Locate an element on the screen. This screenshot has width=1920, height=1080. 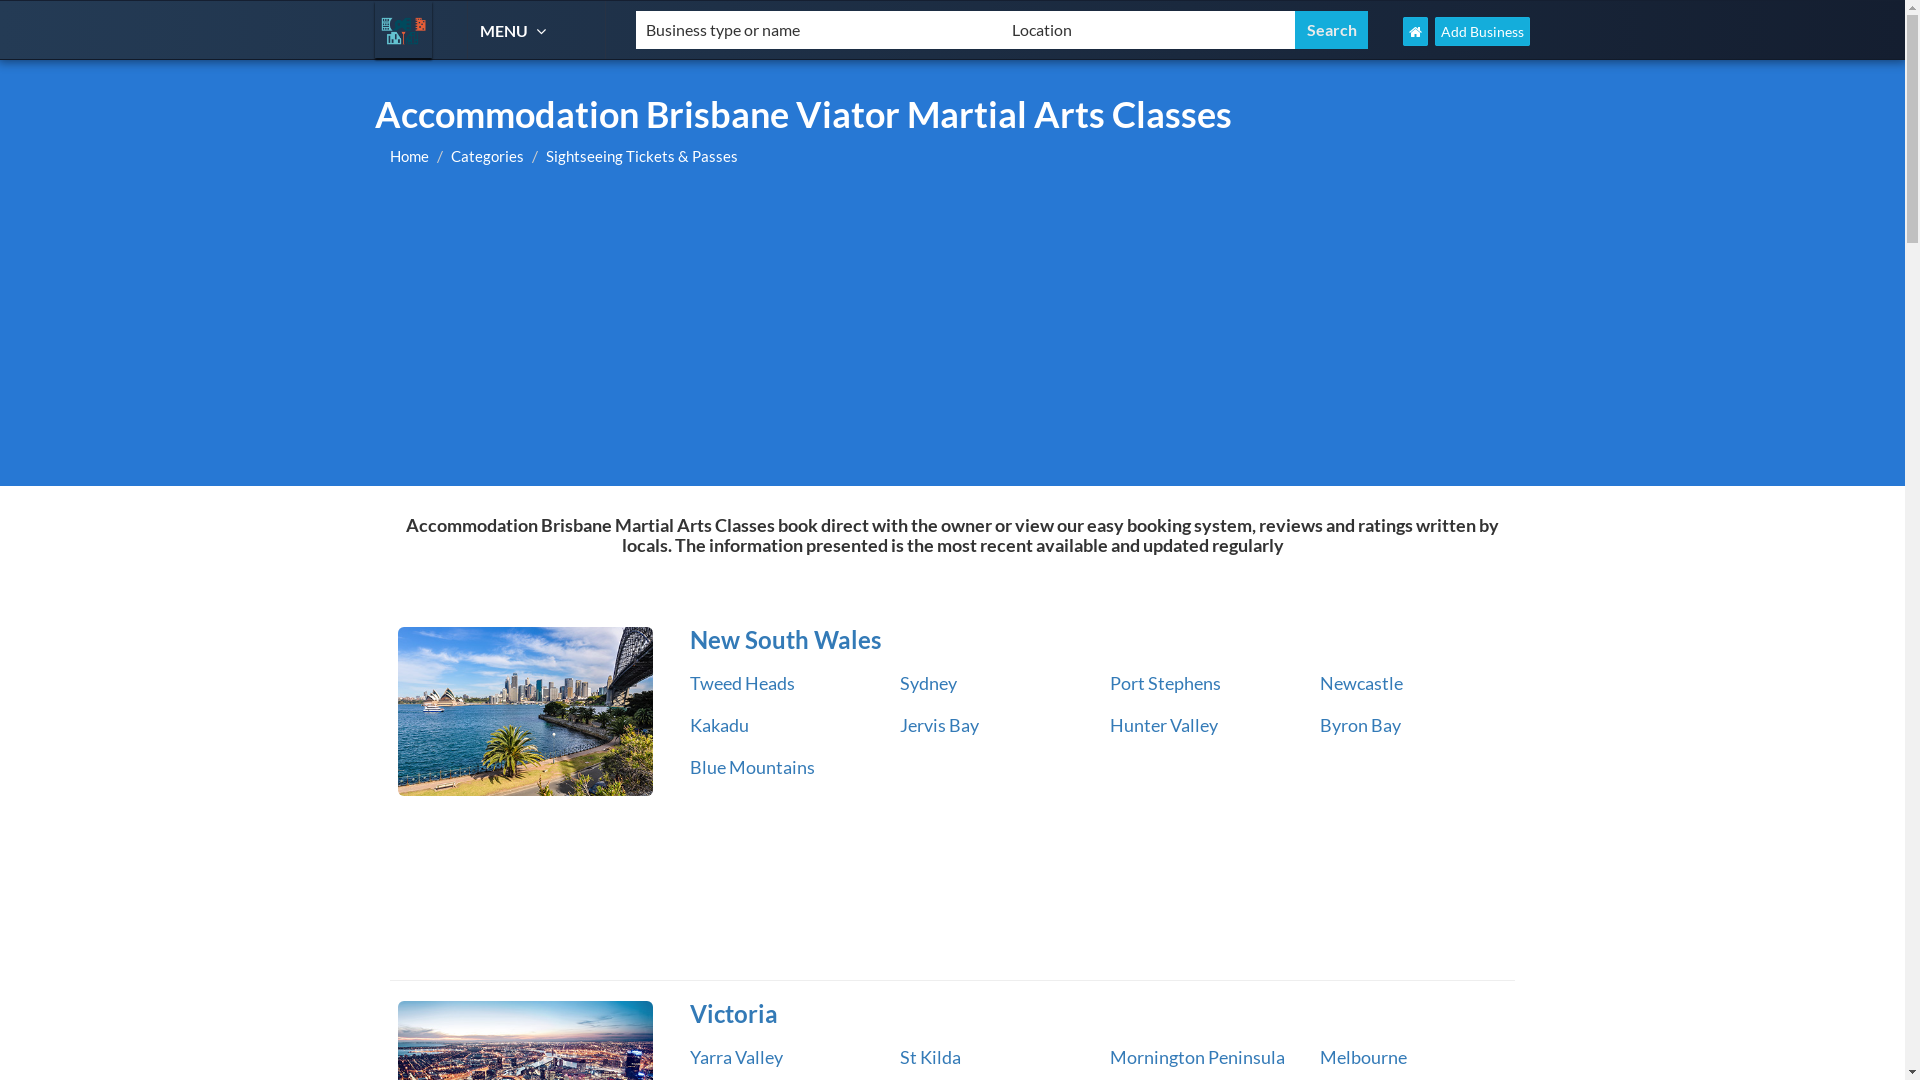
'Melbourne' is located at coordinates (1362, 1055).